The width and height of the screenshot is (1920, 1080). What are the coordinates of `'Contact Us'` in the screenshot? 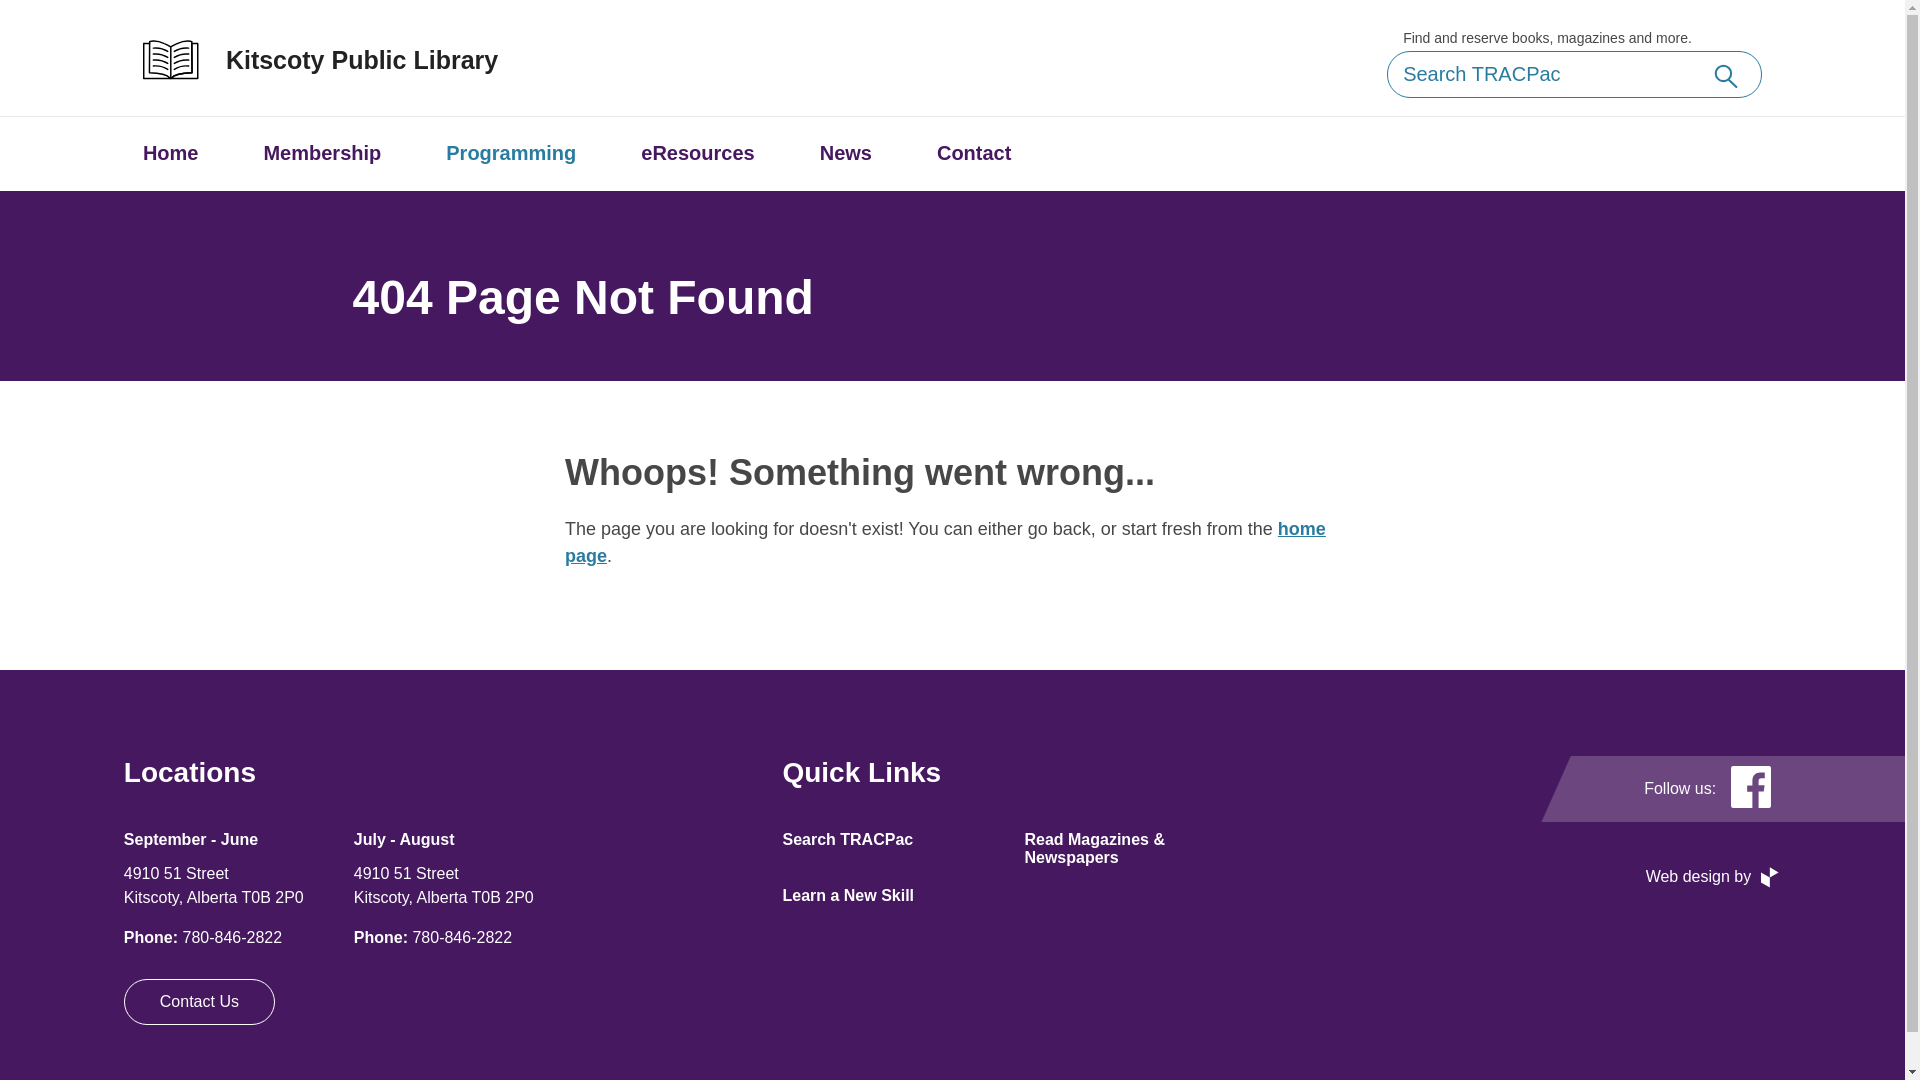 It's located at (199, 1002).